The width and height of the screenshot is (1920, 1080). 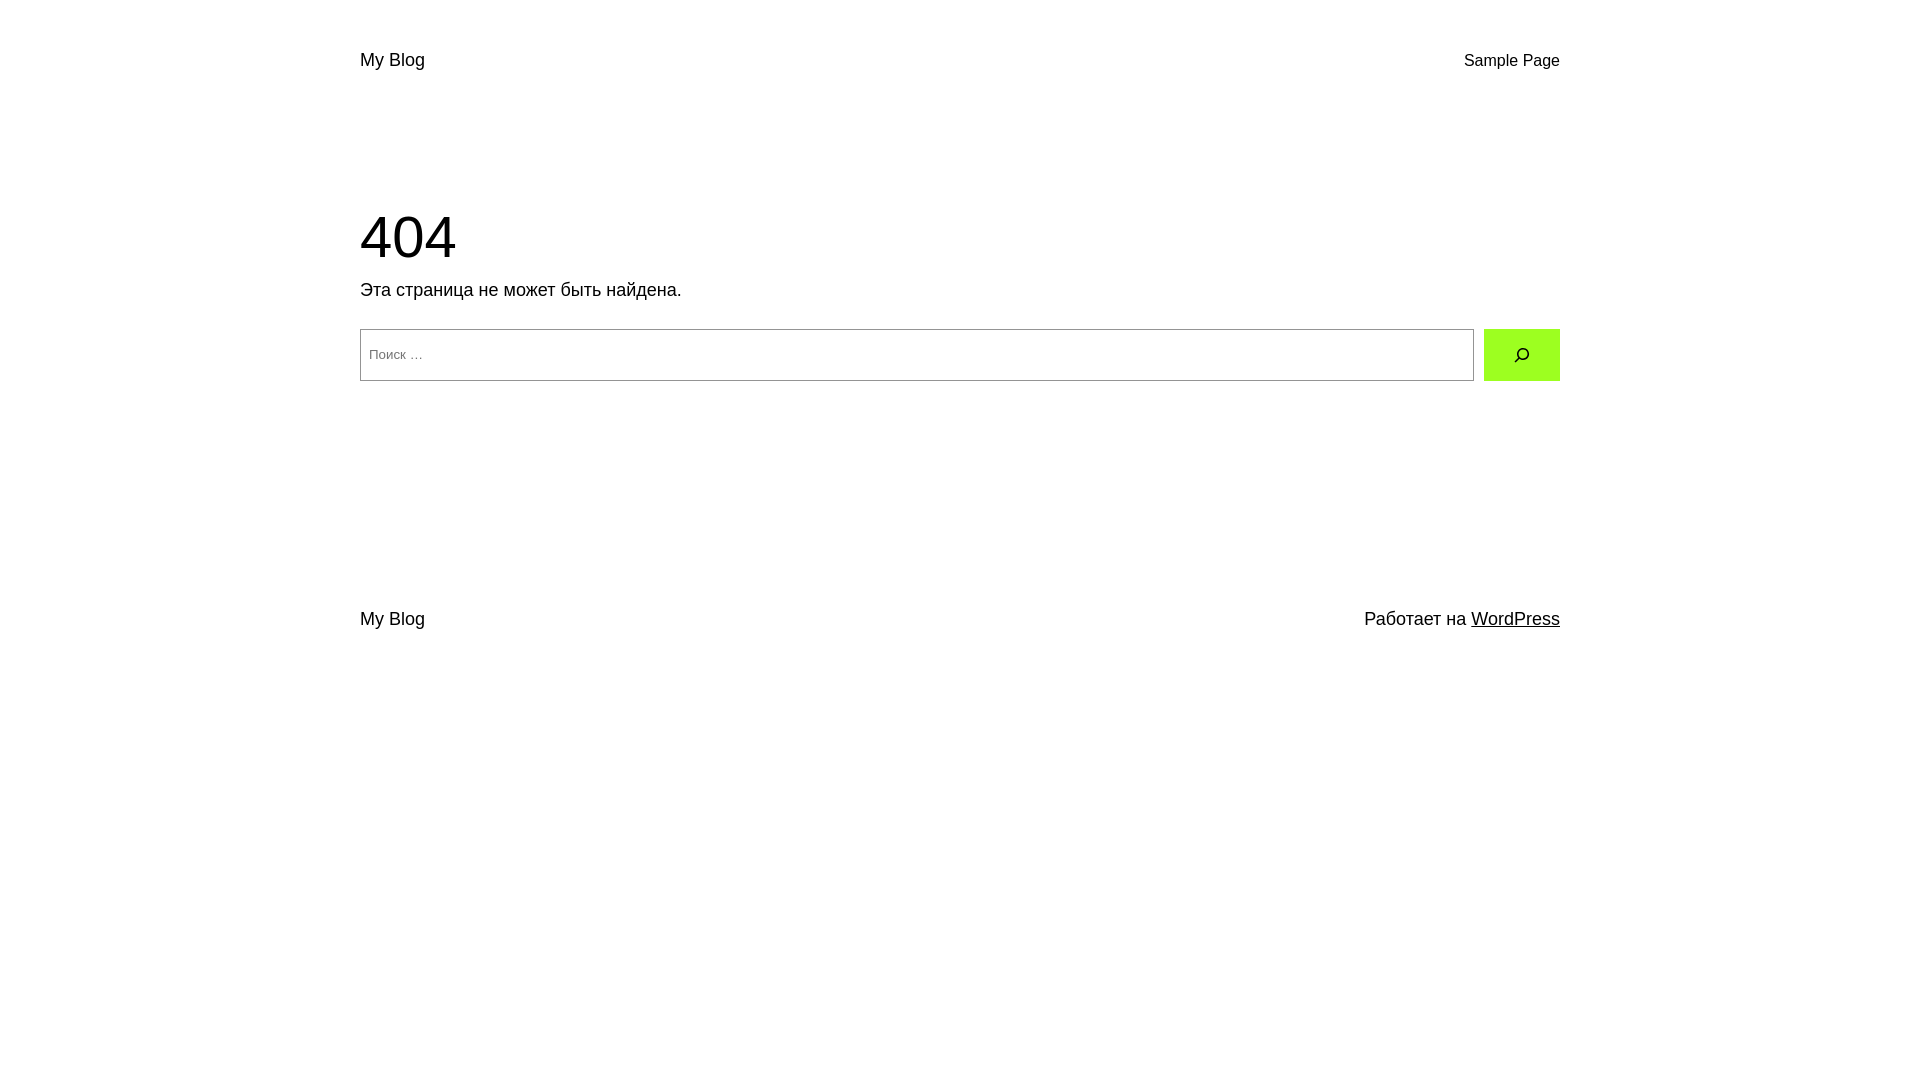 I want to click on 'Sample Page', so click(x=1512, y=60).